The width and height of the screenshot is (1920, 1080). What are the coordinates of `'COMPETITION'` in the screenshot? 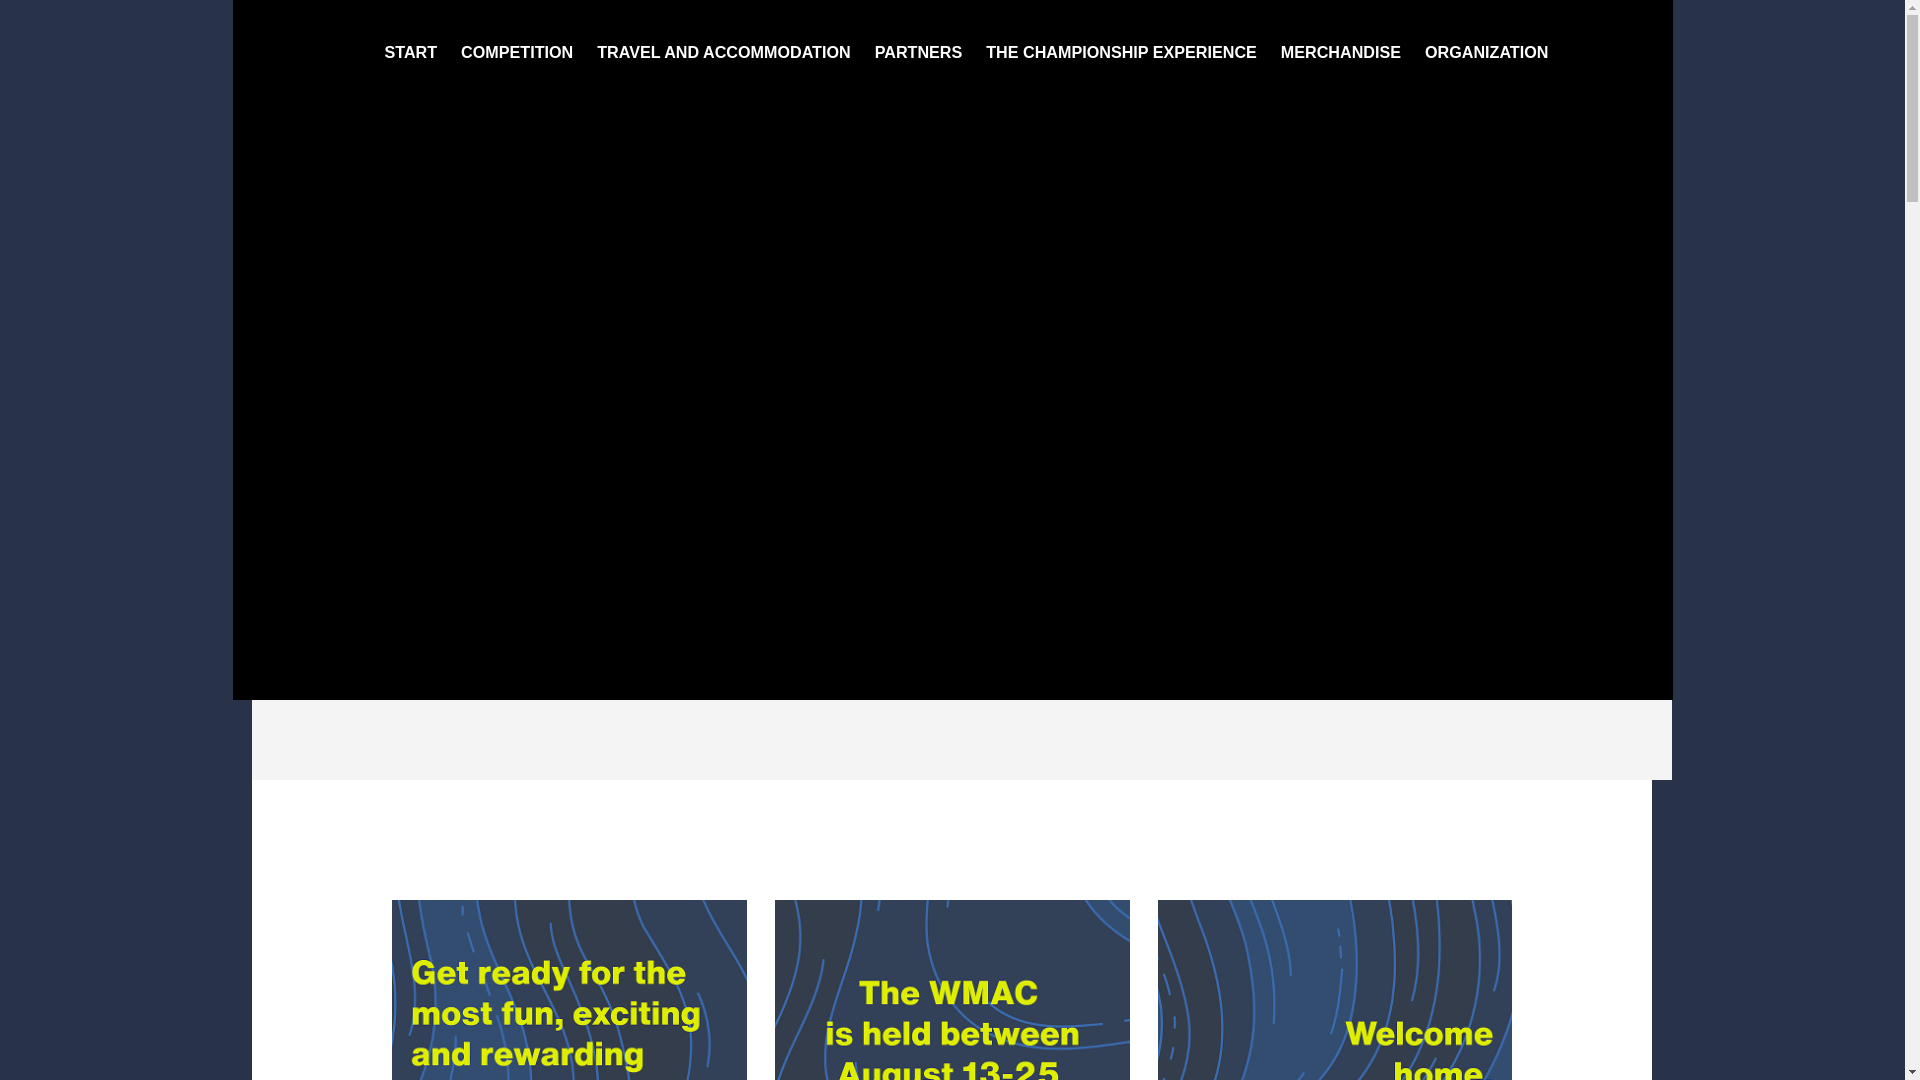 It's located at (517, 50).